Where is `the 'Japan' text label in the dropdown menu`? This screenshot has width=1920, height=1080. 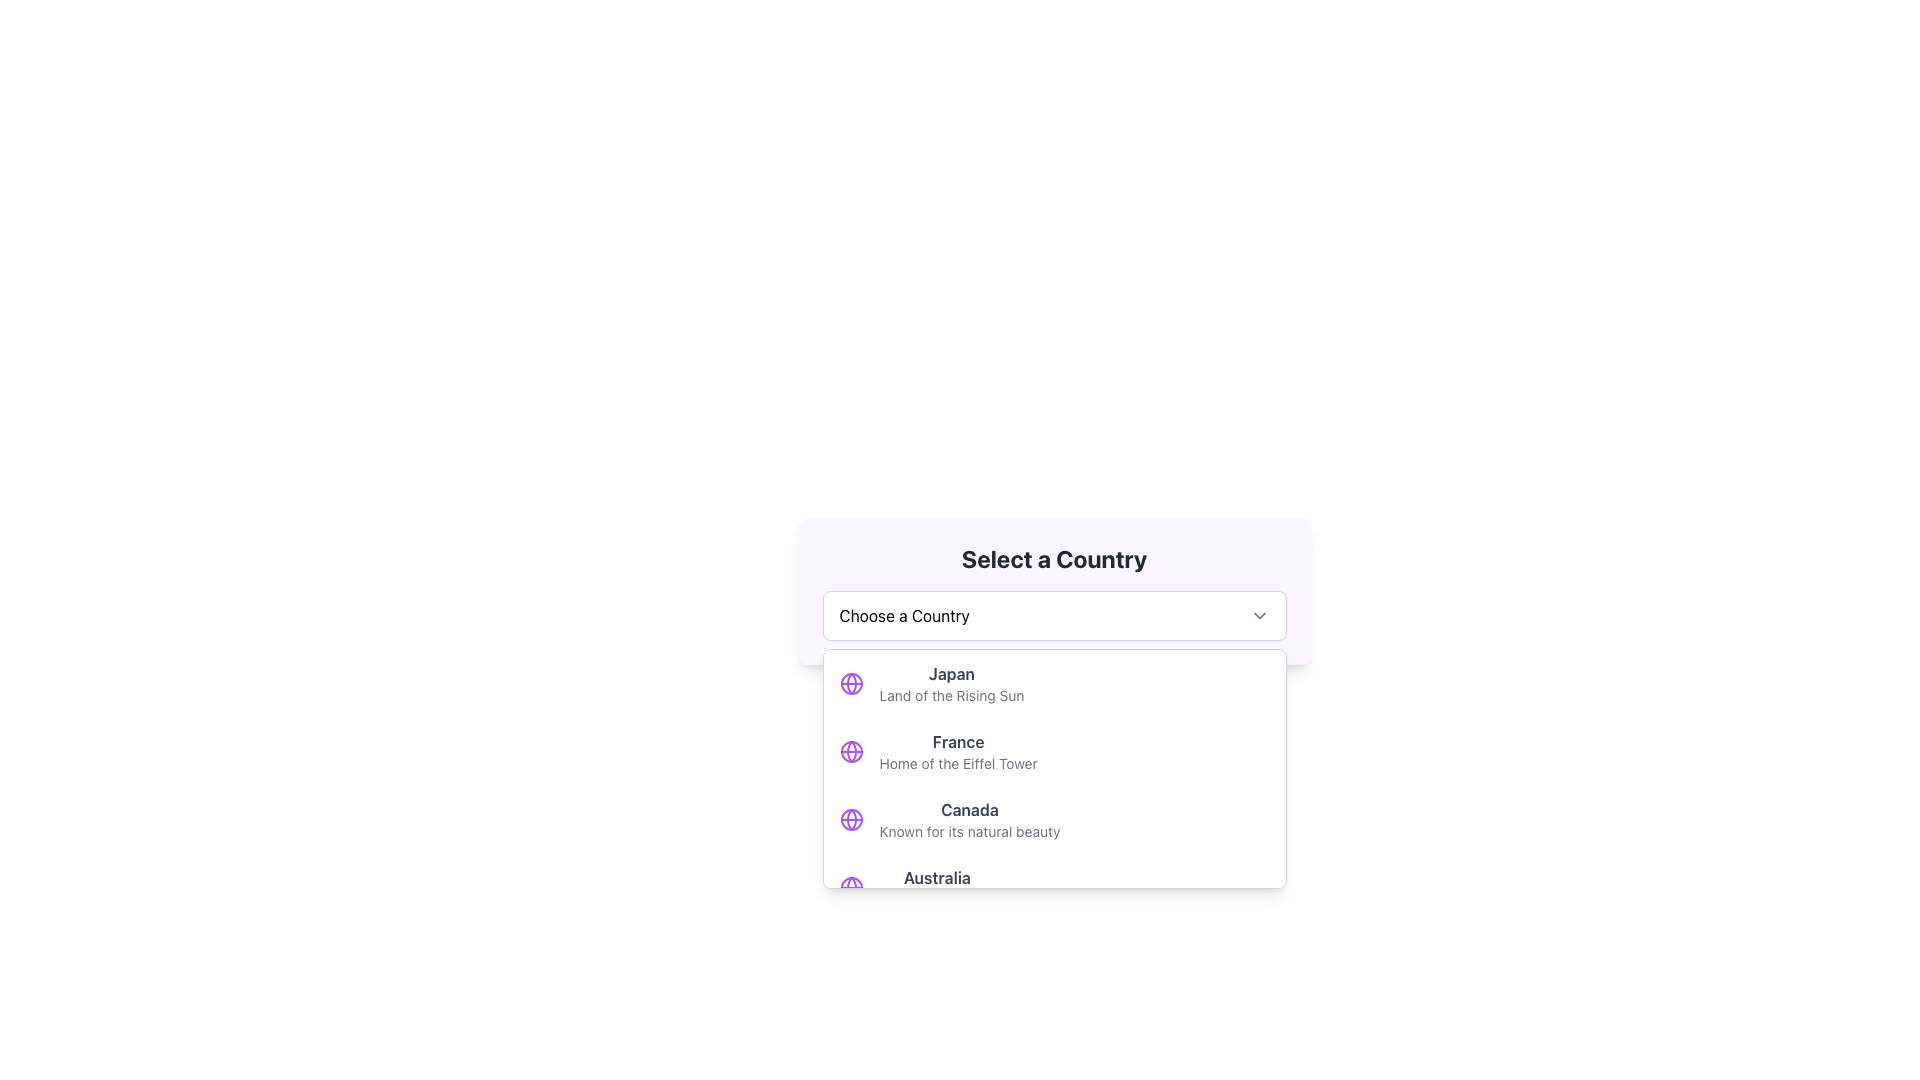 the 'Japan' text label in the dropdown menu is located at coordinates (950, 674).